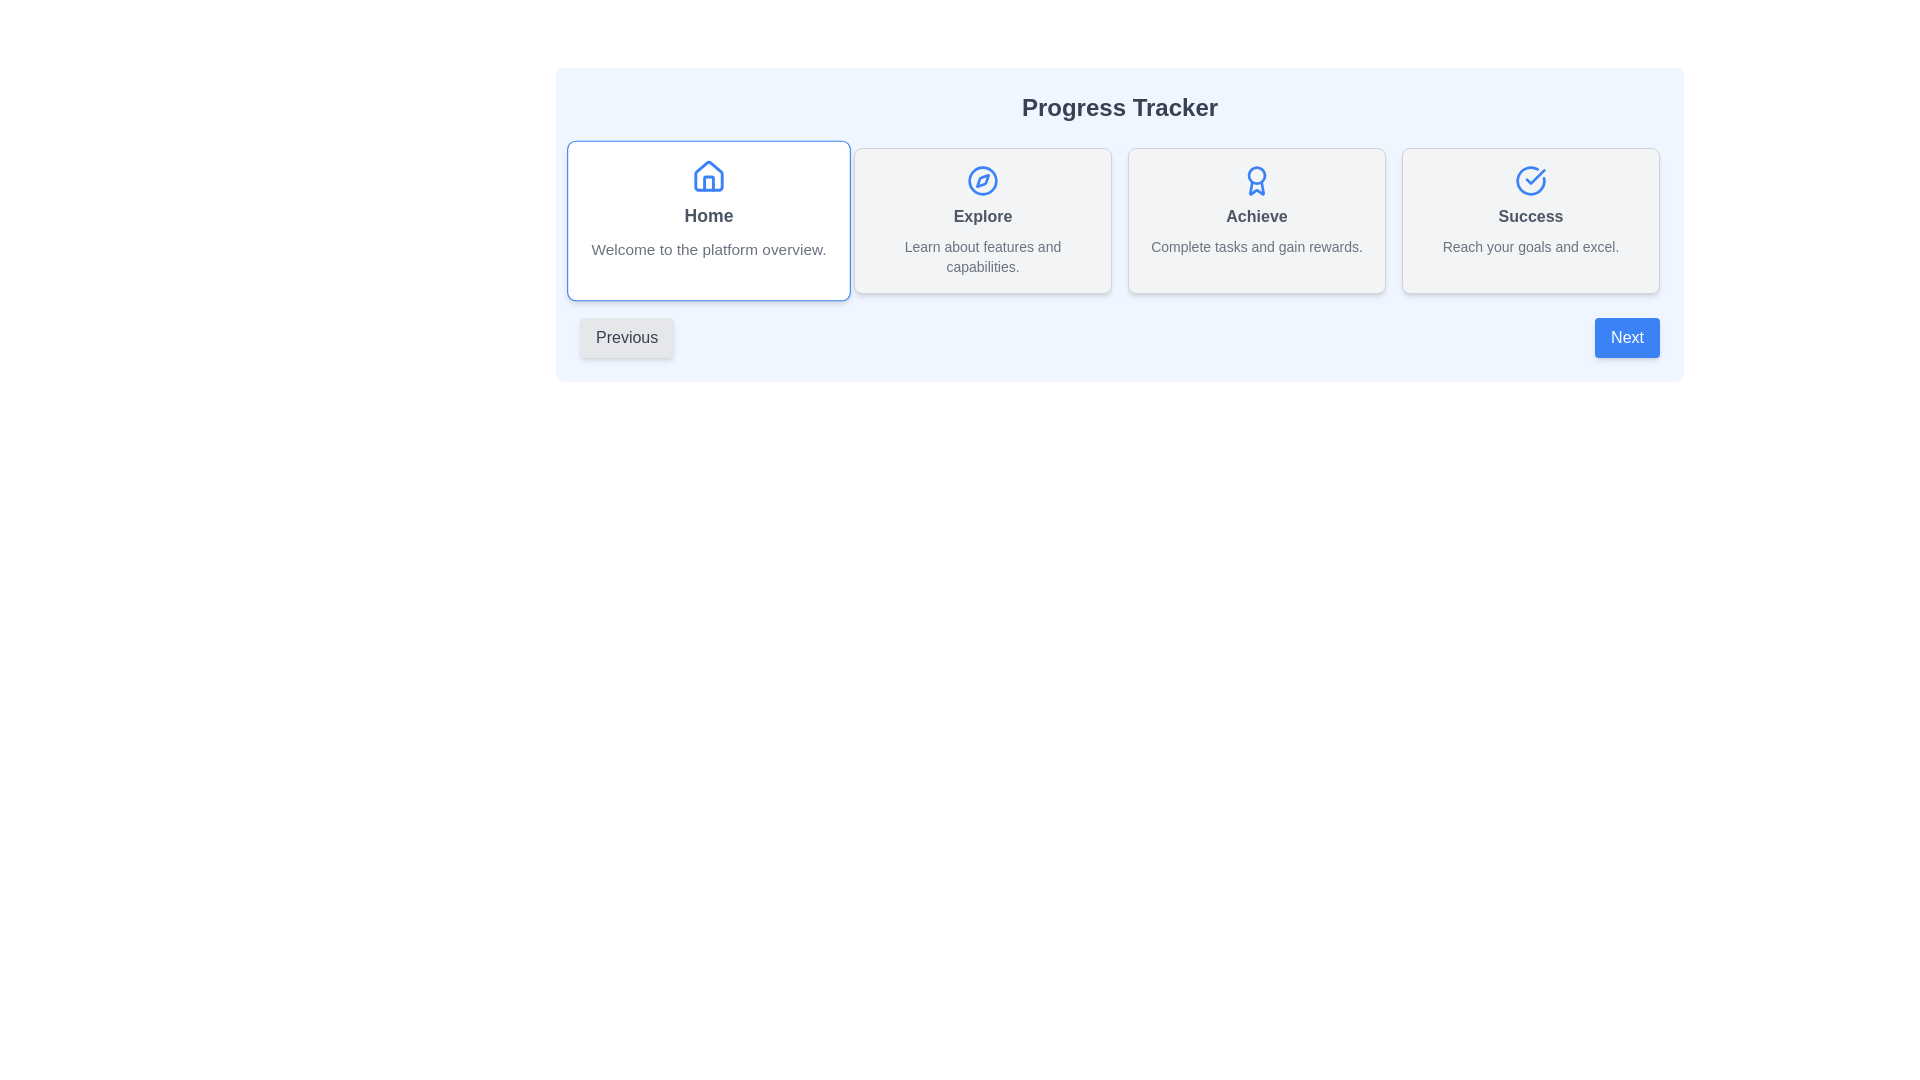  Describe the element at coordinates (1530, 216) in the screenshot. I see `the bold-styled text reading 'Success' that is centrally aligned within its light gray card layout` at that location.